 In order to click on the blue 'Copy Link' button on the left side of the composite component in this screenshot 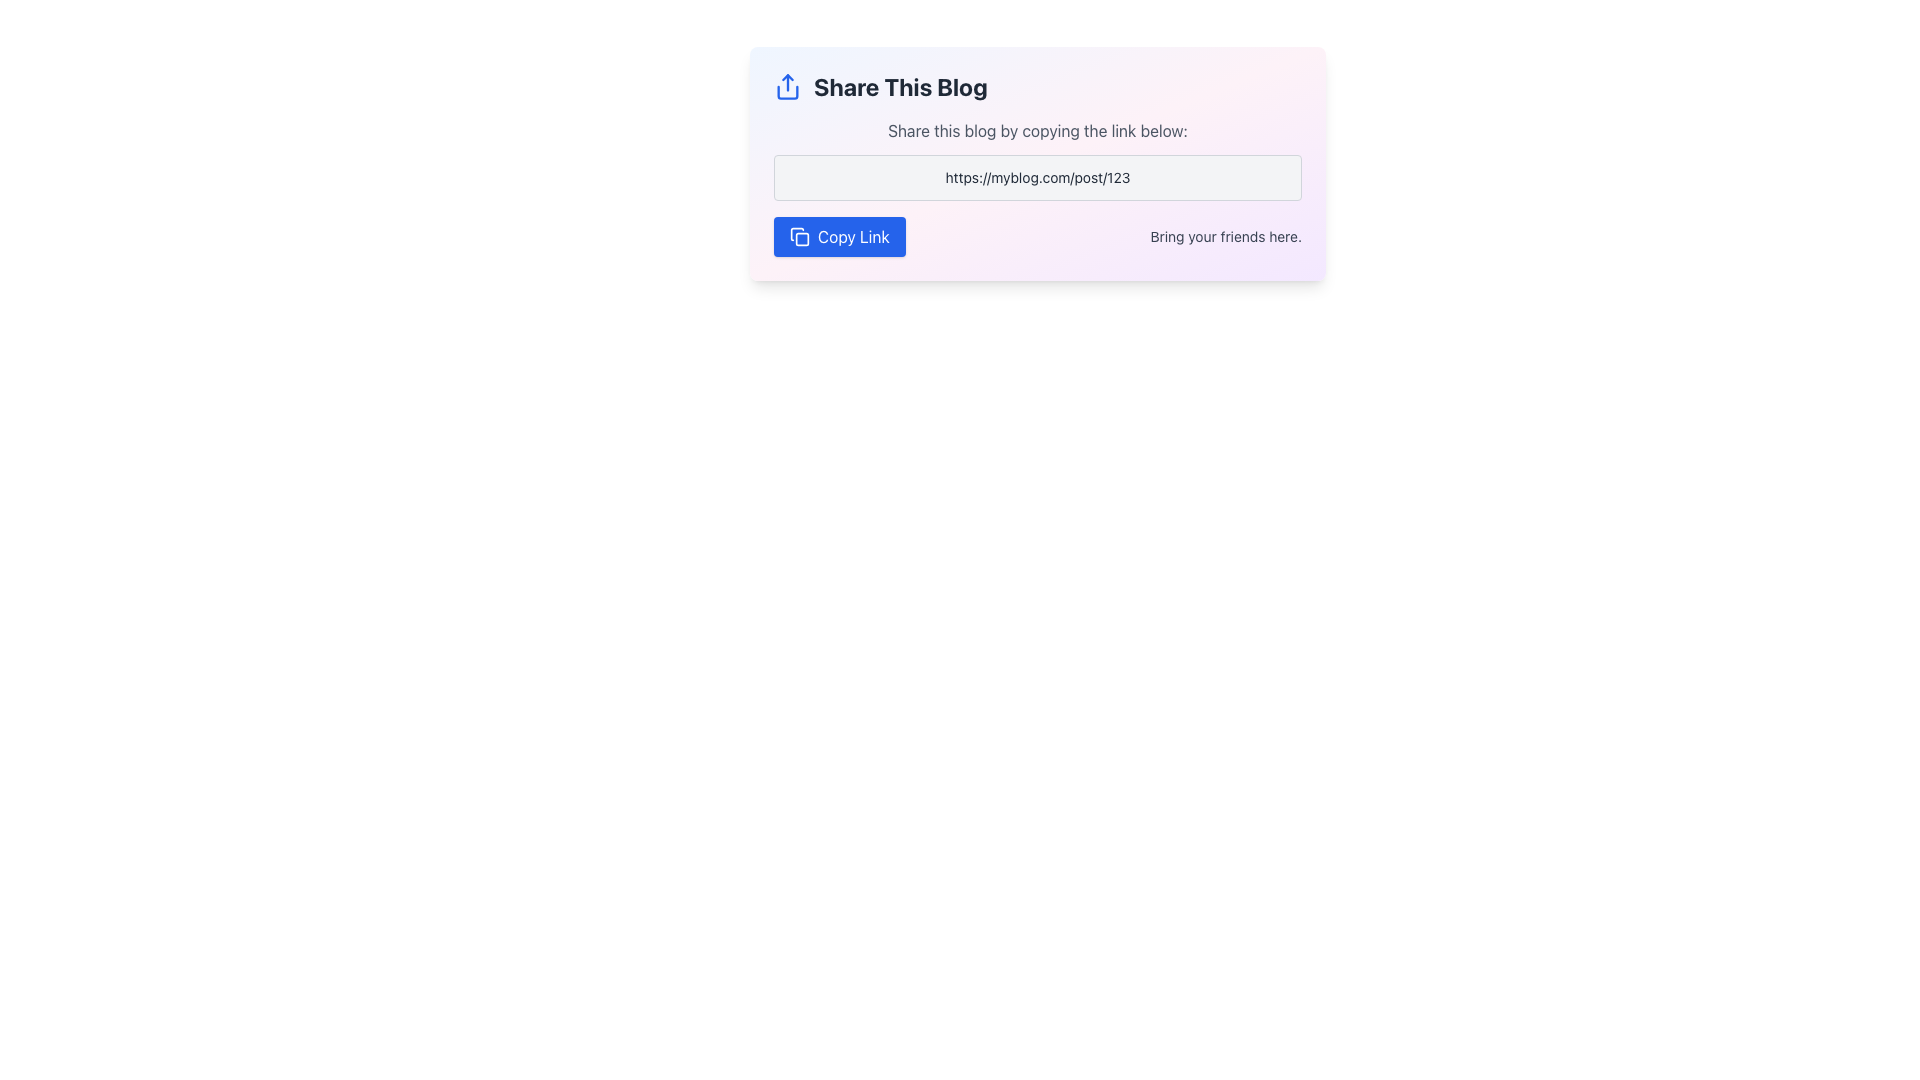, I will do `click(1037, 235)`.